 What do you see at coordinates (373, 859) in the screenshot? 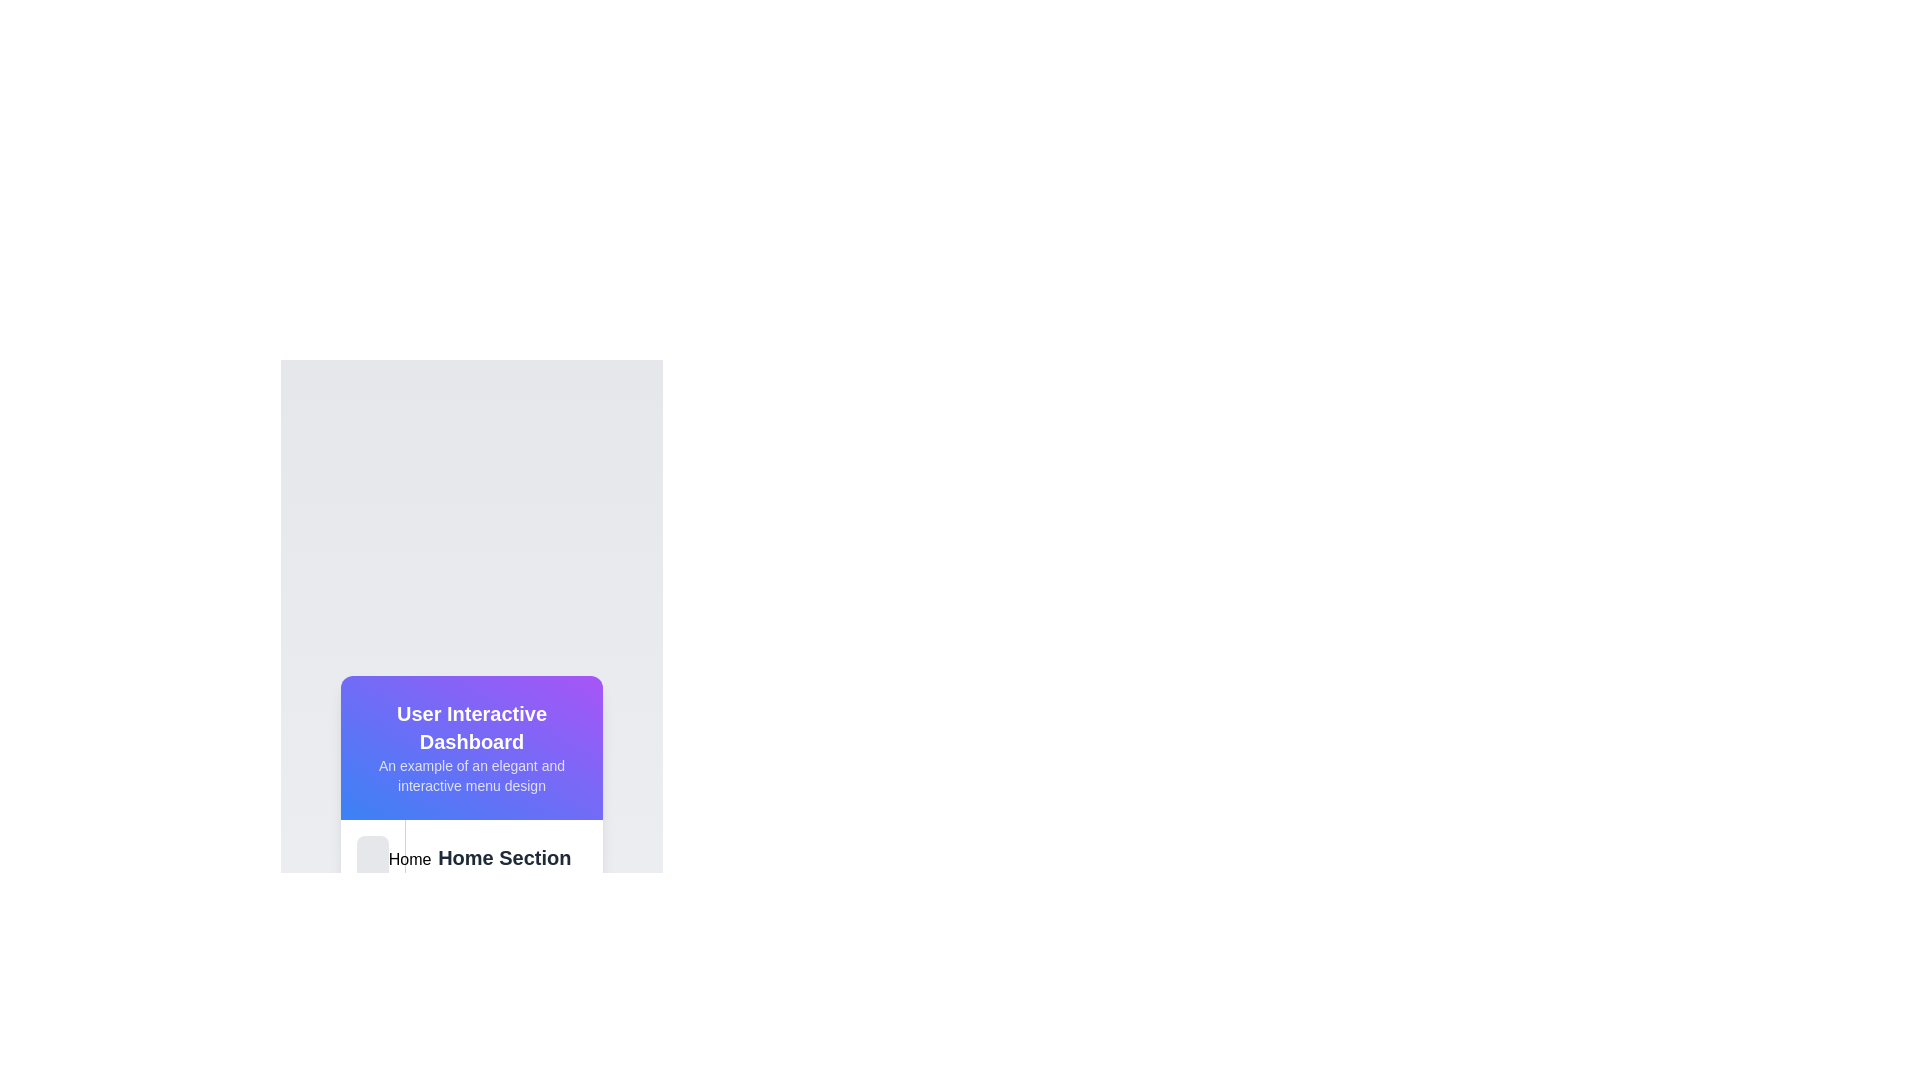
I see `the 'Home' button located in the sidebar of the 'User Interactive Dashboard'` at bounding box center [373, 859].